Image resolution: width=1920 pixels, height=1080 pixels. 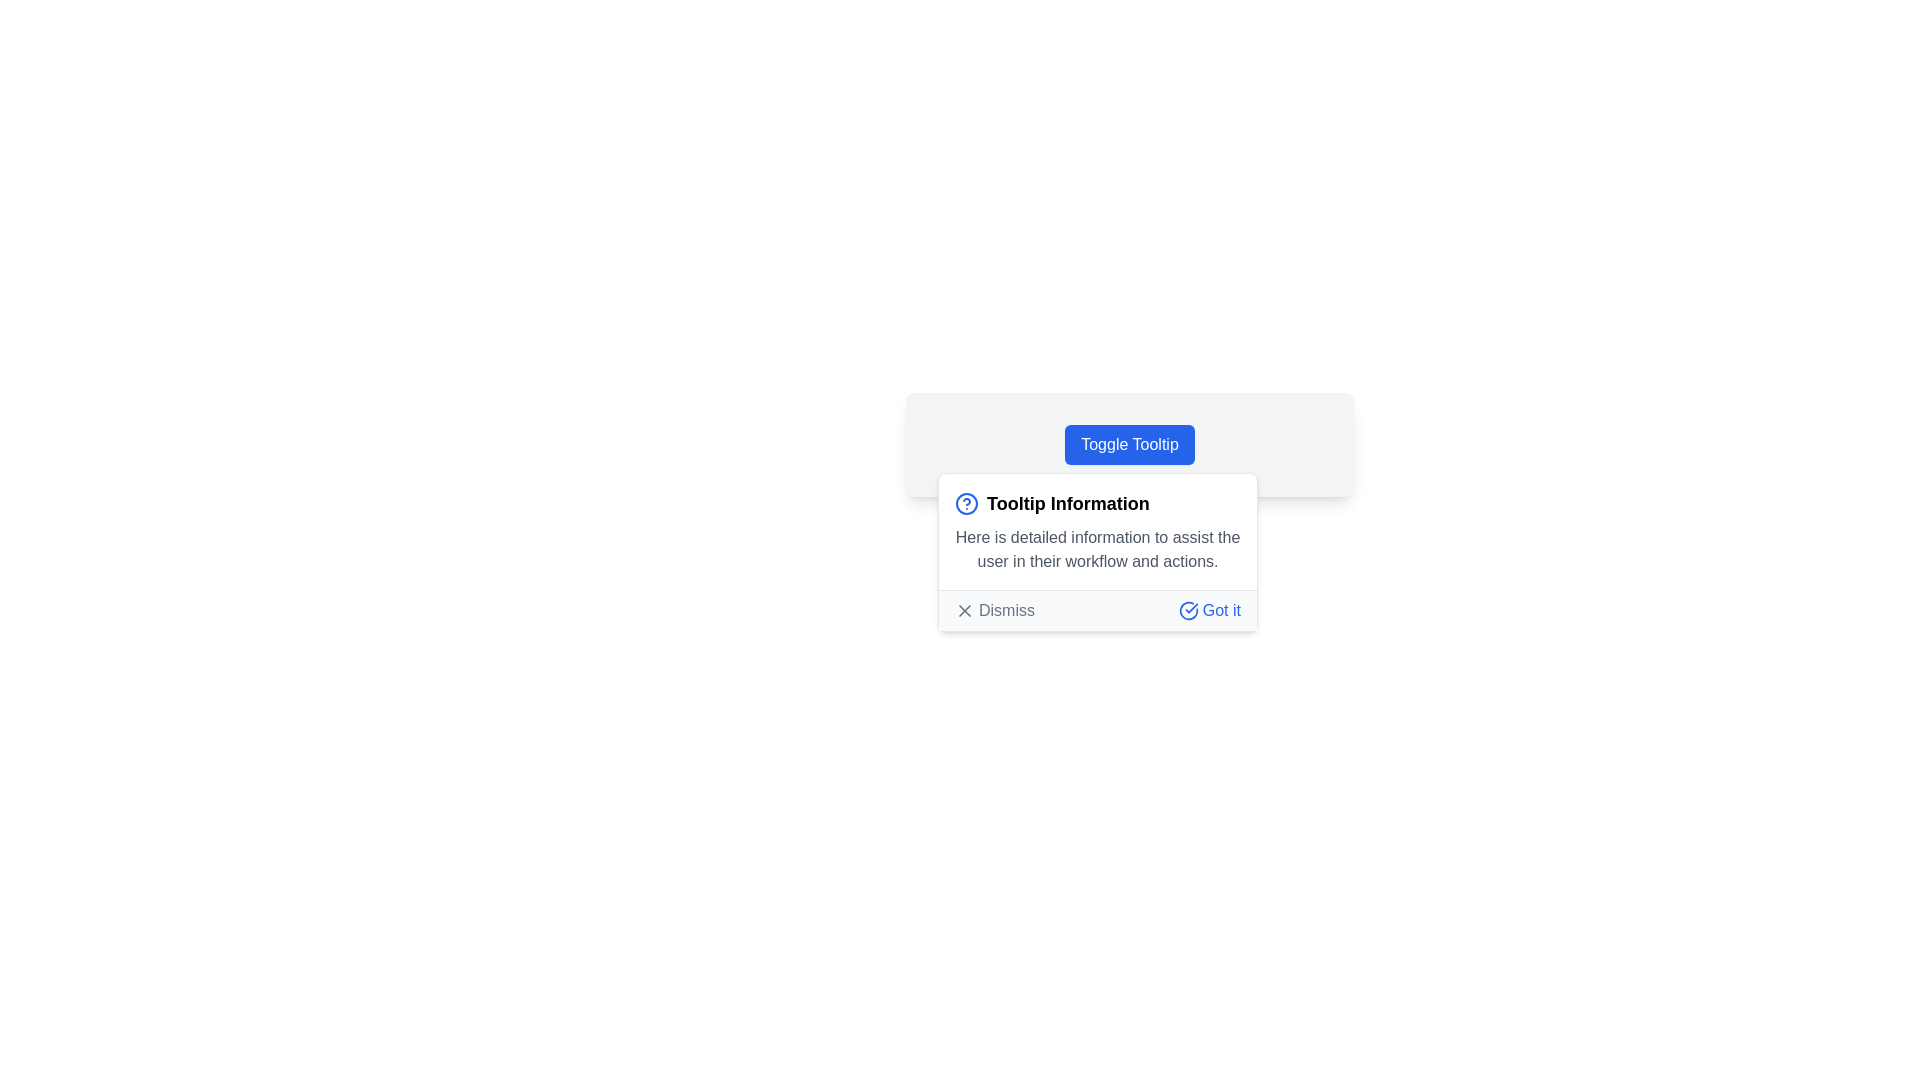 I want to click on the 'Dismiss' button located at the bottom of the tooltip, so click(x=1097, y=608).